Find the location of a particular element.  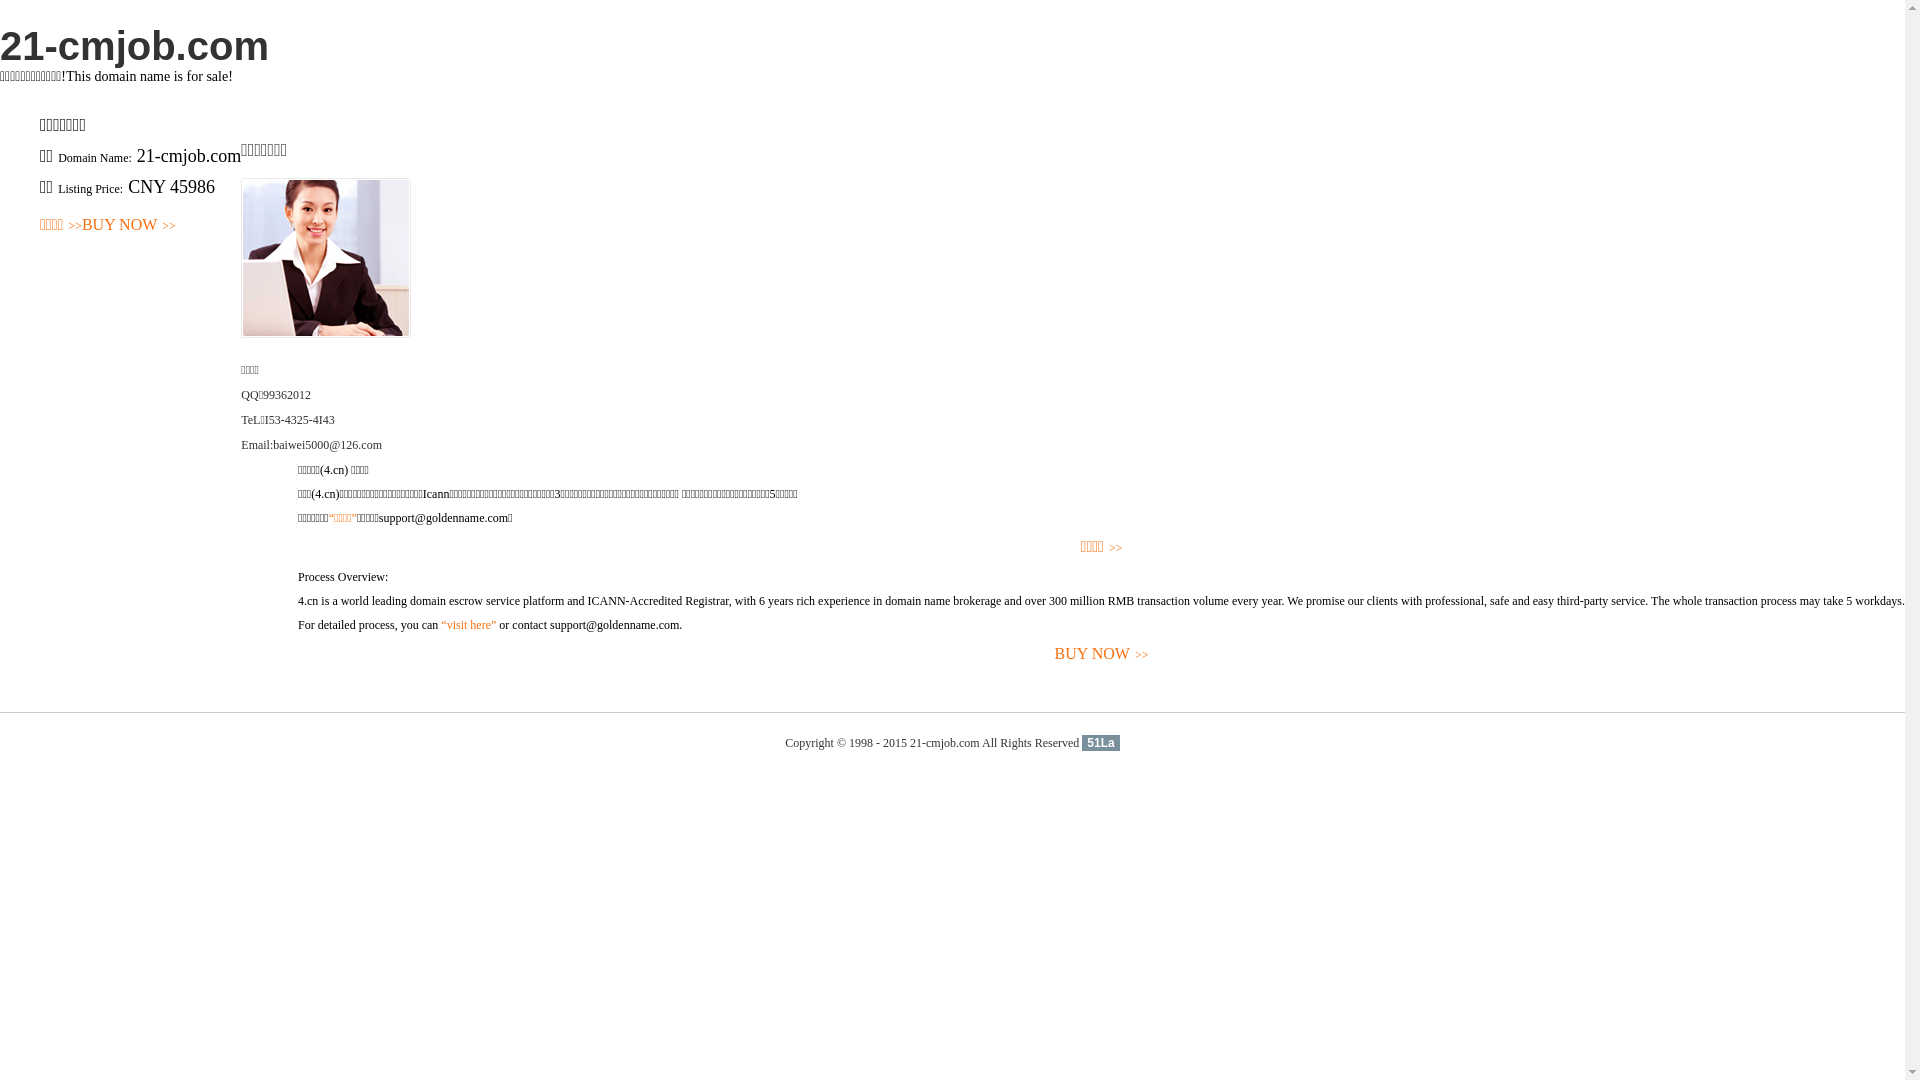

'BUY NOW>>' is located at coordinates (1100, 654).